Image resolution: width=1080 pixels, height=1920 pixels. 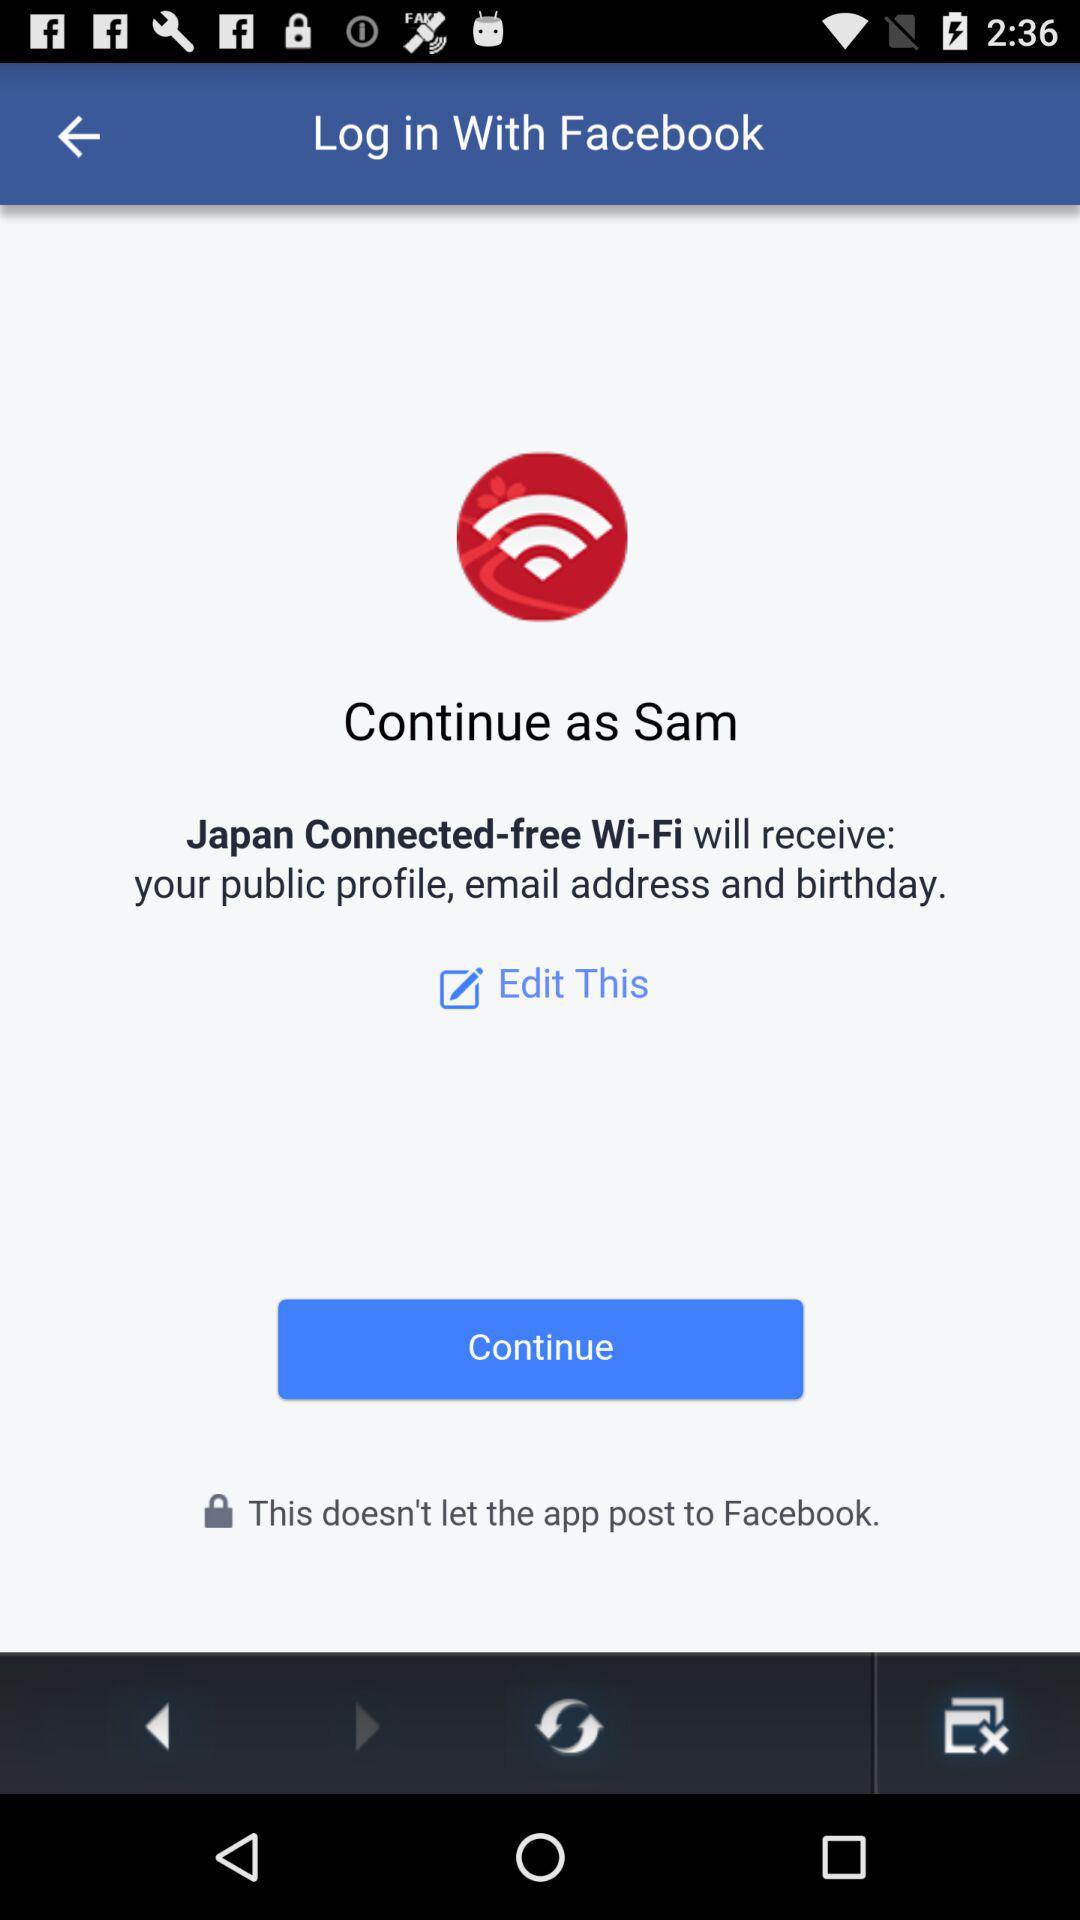 What do you see at coordinates (162, 1846) in the screenshot?
I see `the arrow_backward icon` at bounding box center [162, 1846].